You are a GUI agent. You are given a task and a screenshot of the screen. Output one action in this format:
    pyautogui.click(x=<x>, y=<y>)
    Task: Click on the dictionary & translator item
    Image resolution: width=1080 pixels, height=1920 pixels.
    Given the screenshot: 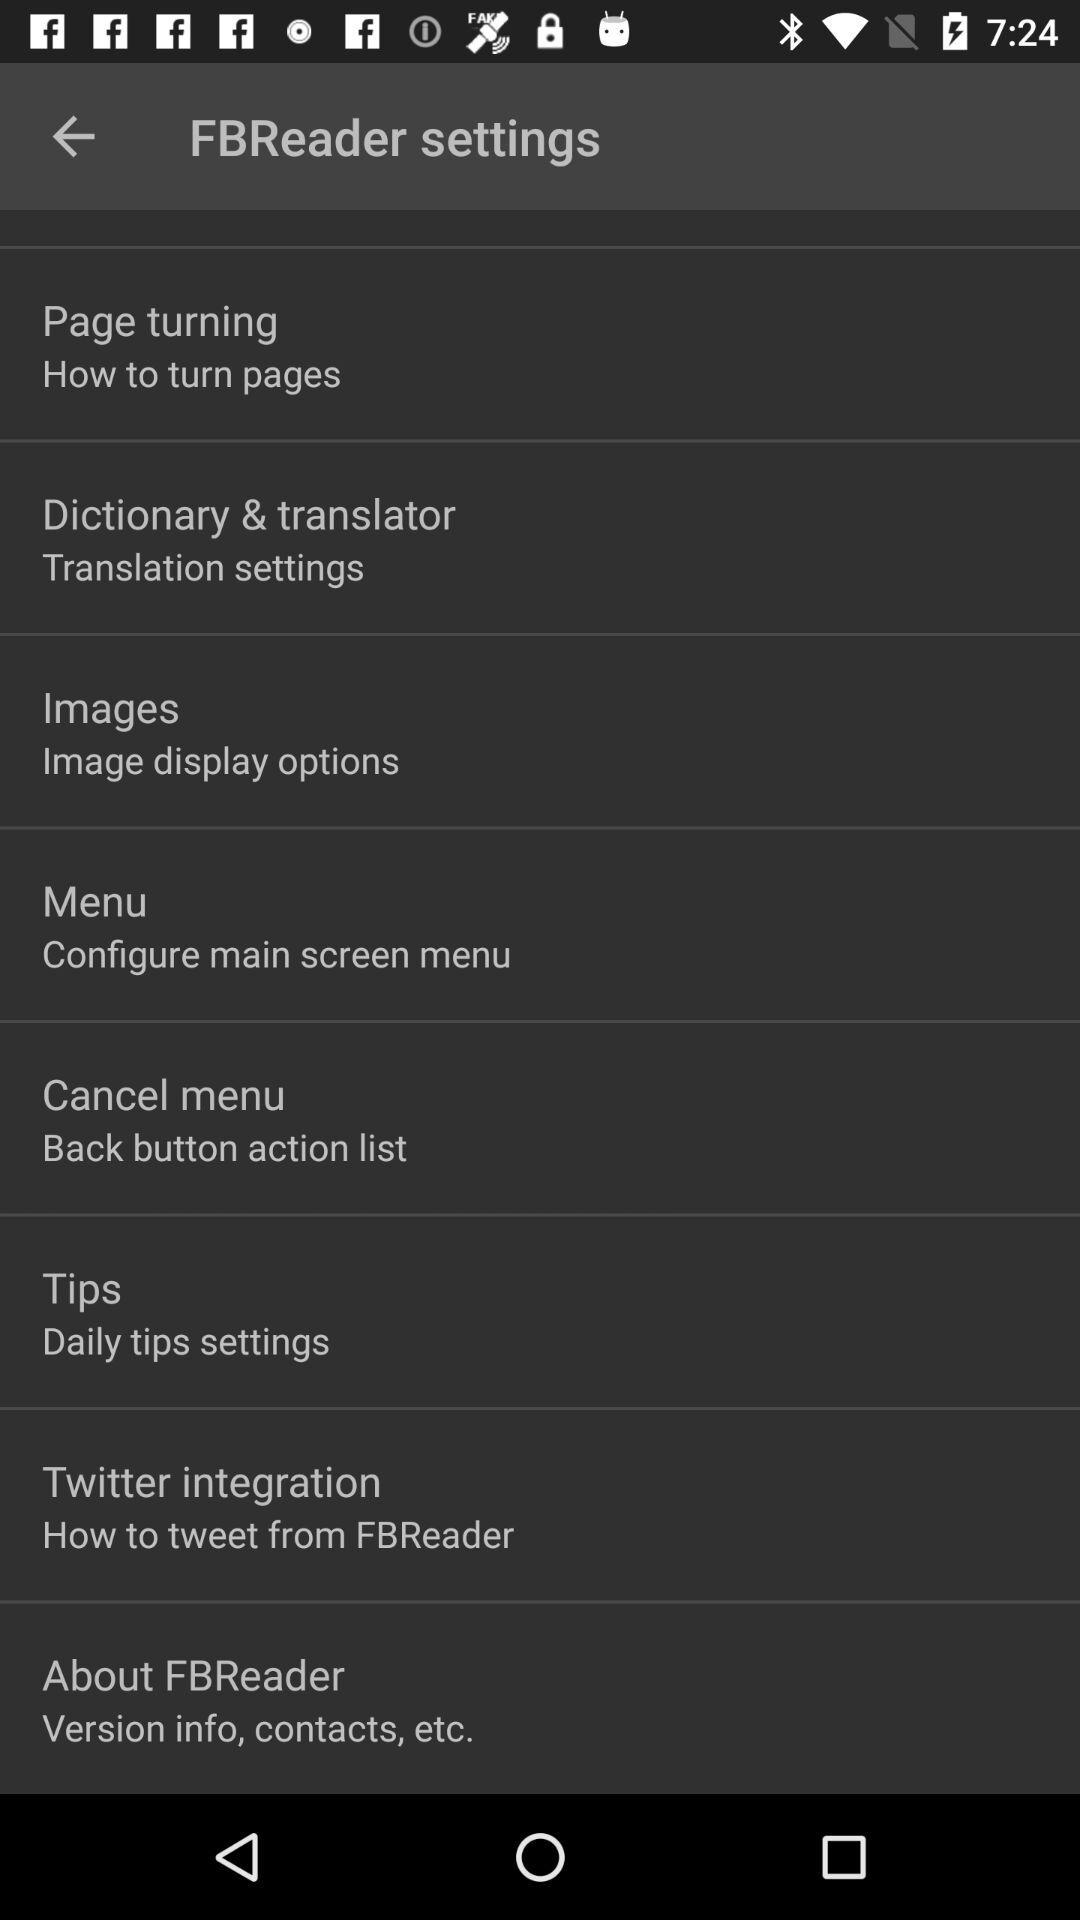 What is the action you would take?
    pyautogui.click(x=248, y=513)
    